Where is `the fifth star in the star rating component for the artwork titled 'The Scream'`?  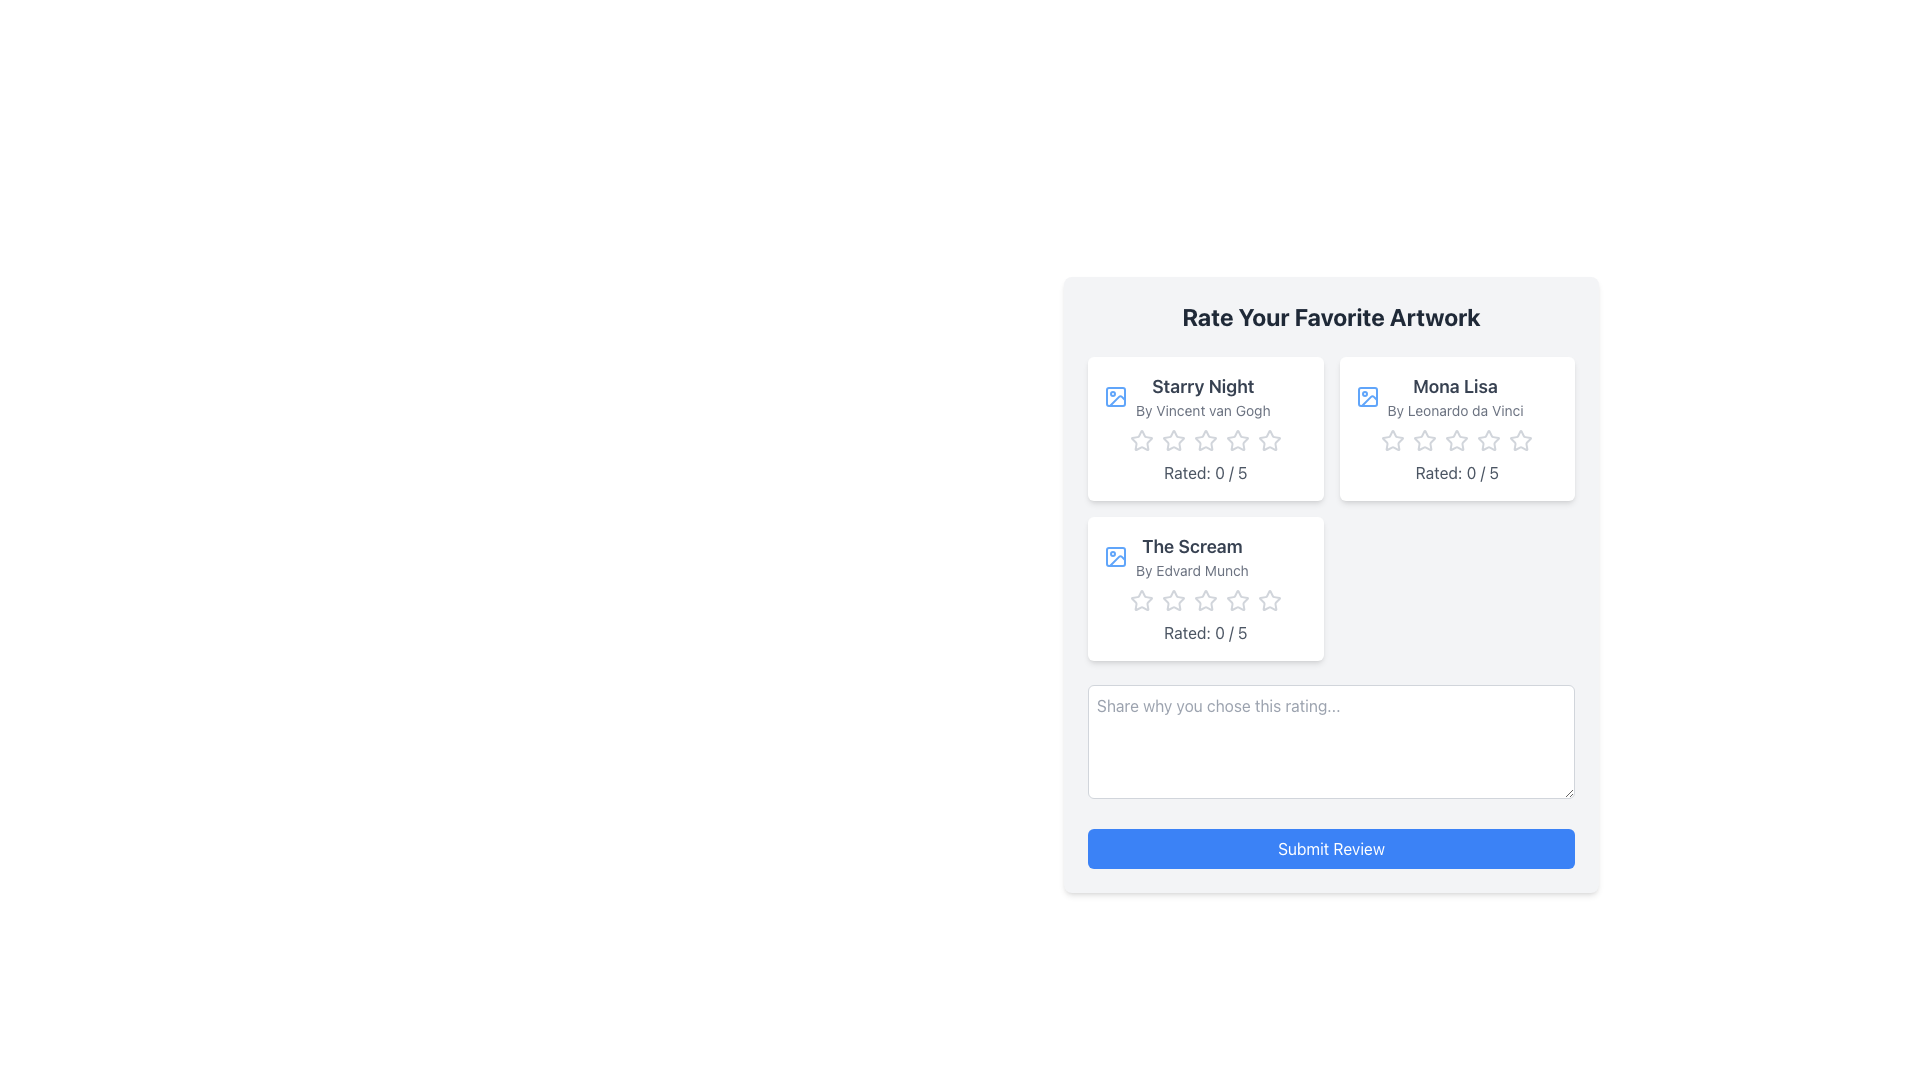 the fifth star in the star rating component for the artwork titled 'The Scream' is located at coordinates (1268, 600).